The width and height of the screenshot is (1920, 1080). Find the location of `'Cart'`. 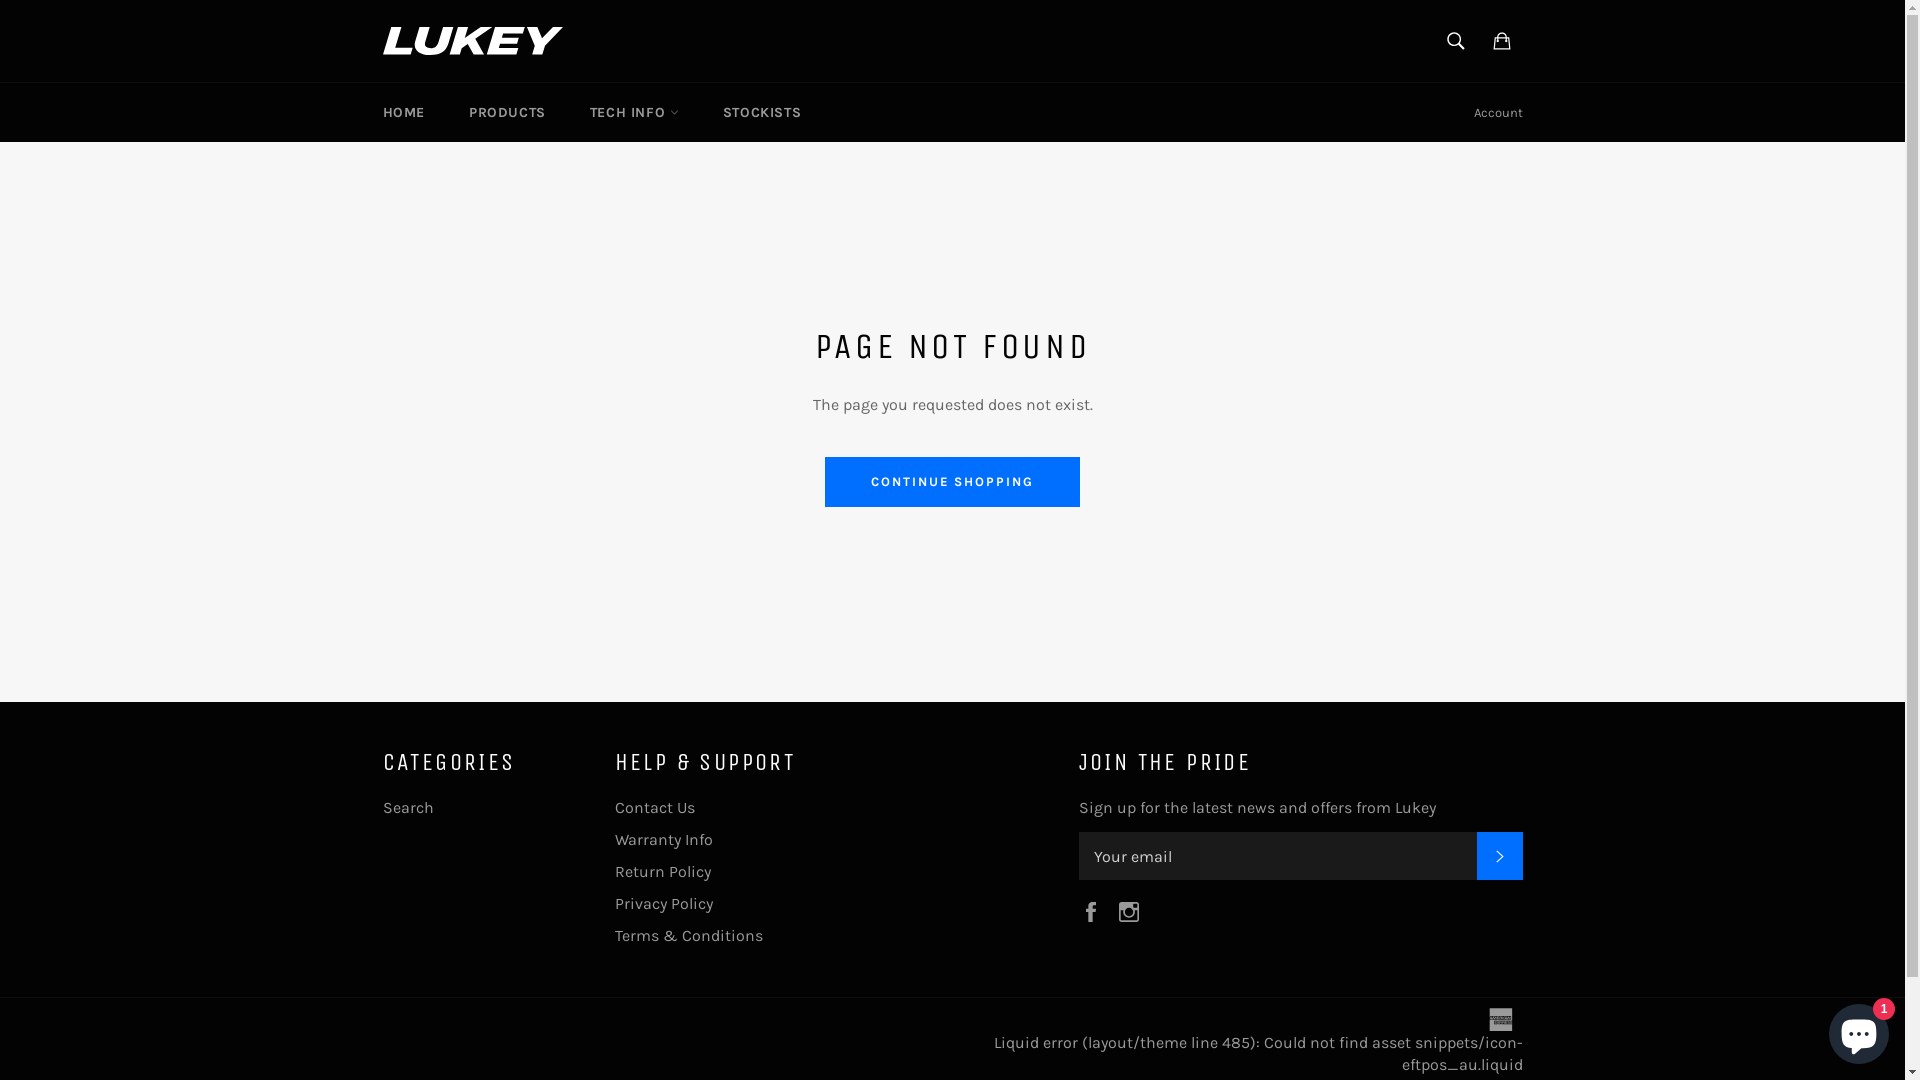

'Cart' is located at coordinates (1501, 41).